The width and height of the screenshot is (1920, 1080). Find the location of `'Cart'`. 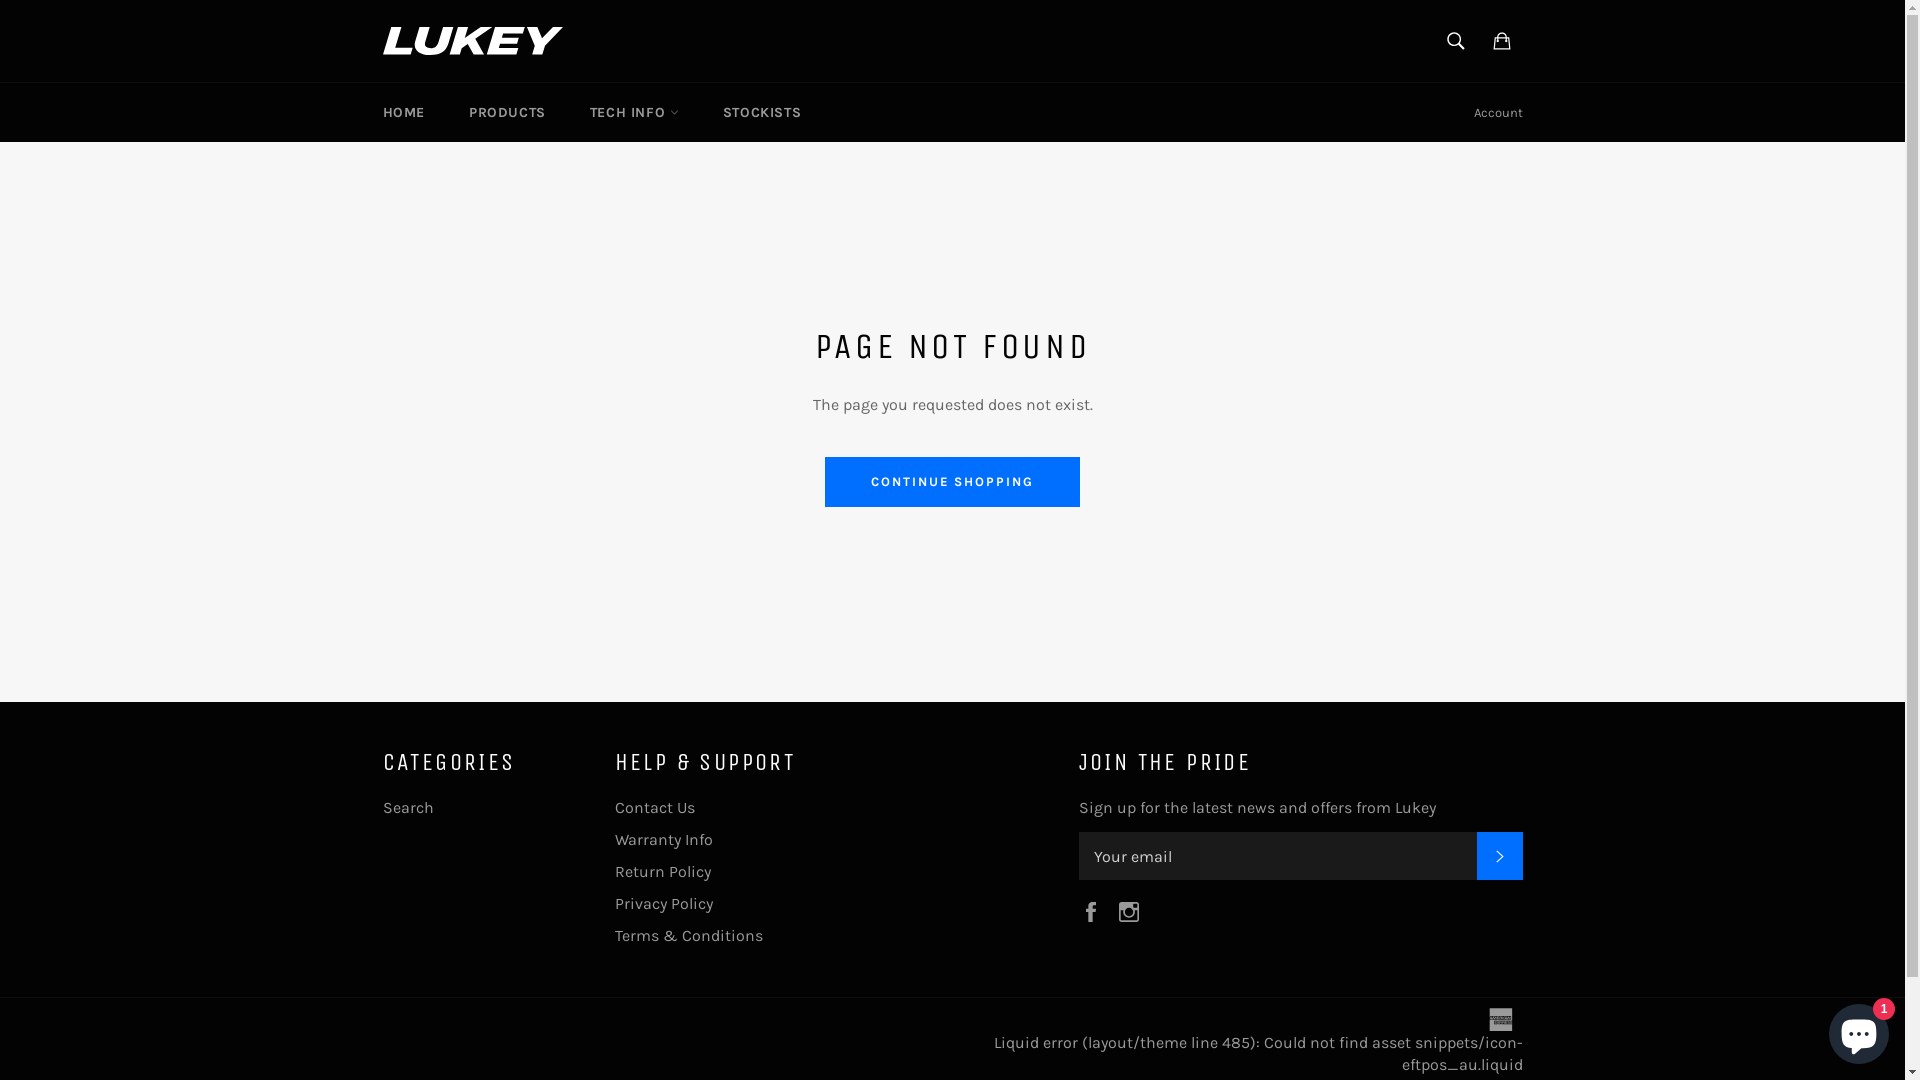

'Cart' is located at coordinates (1501, 41).